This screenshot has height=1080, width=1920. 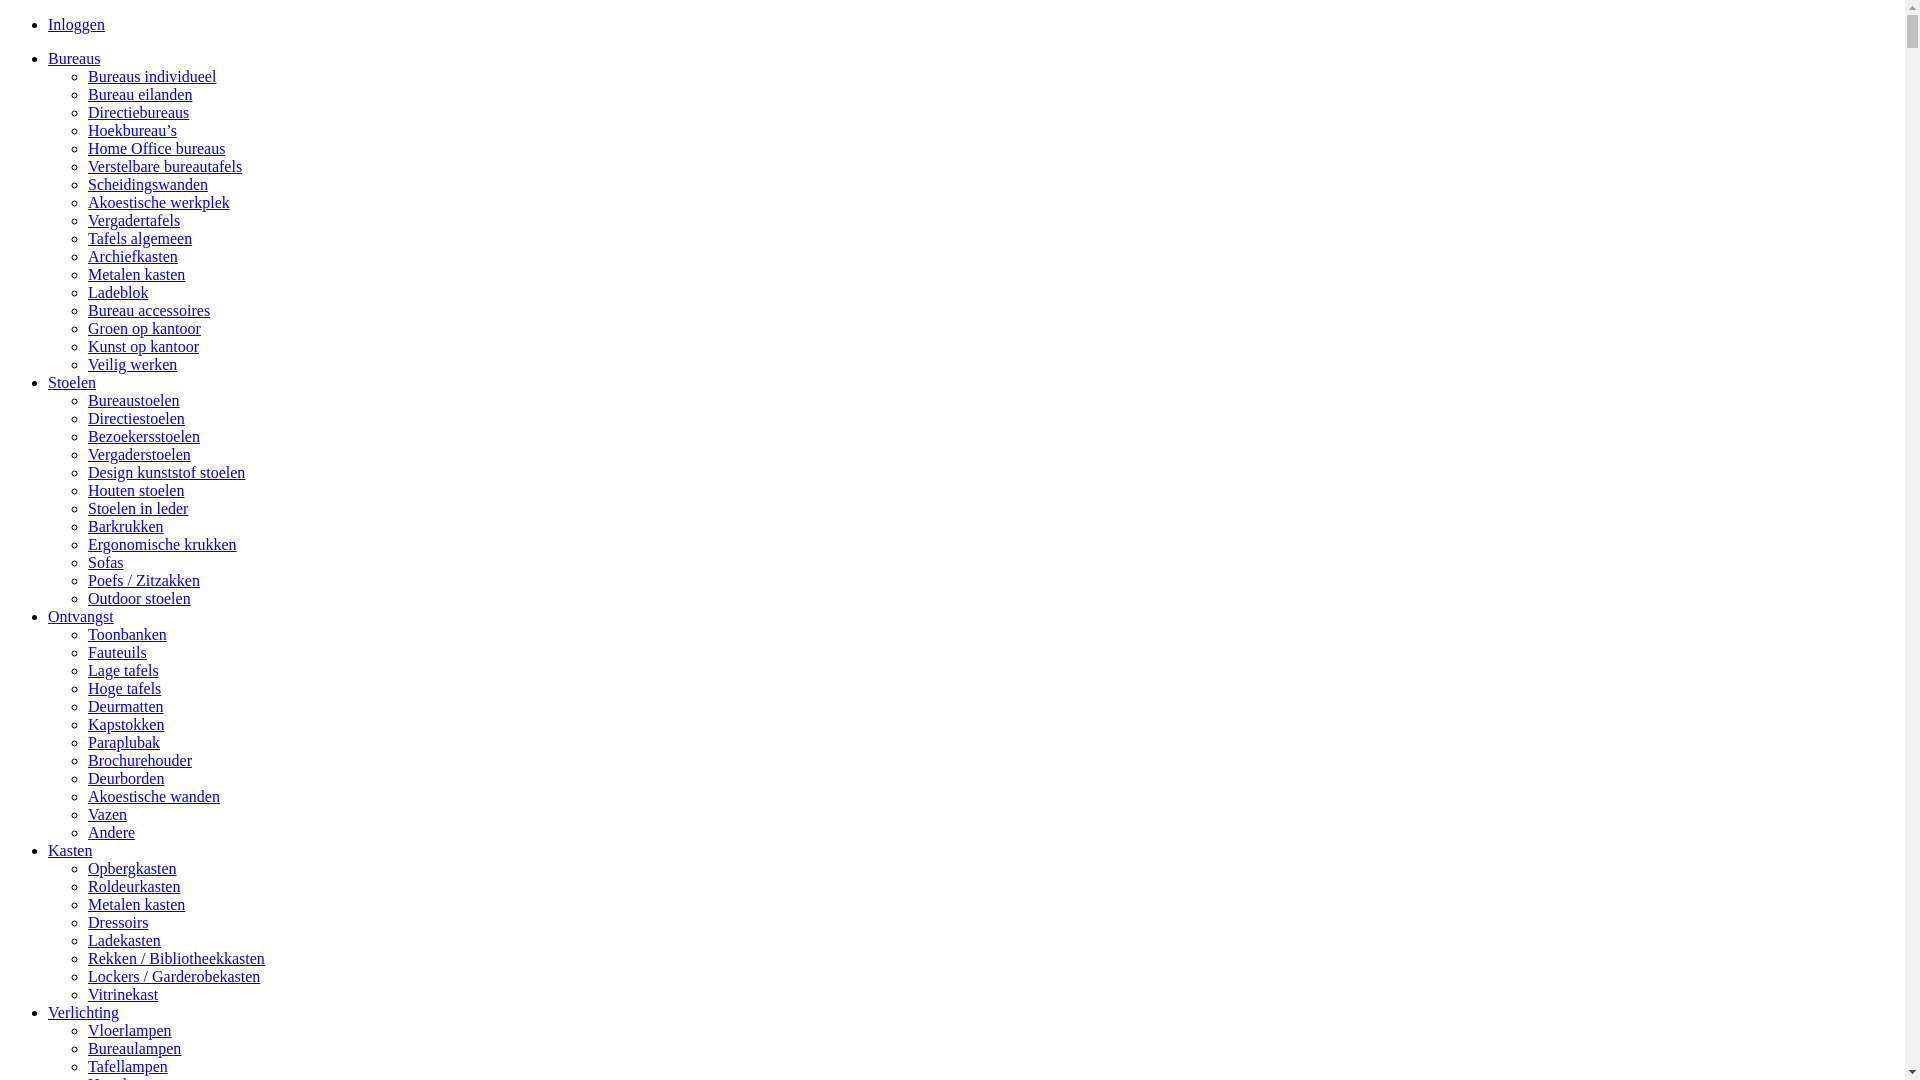 I want to click on 'Bezoekersstoelen', so click(x=143, y=435).